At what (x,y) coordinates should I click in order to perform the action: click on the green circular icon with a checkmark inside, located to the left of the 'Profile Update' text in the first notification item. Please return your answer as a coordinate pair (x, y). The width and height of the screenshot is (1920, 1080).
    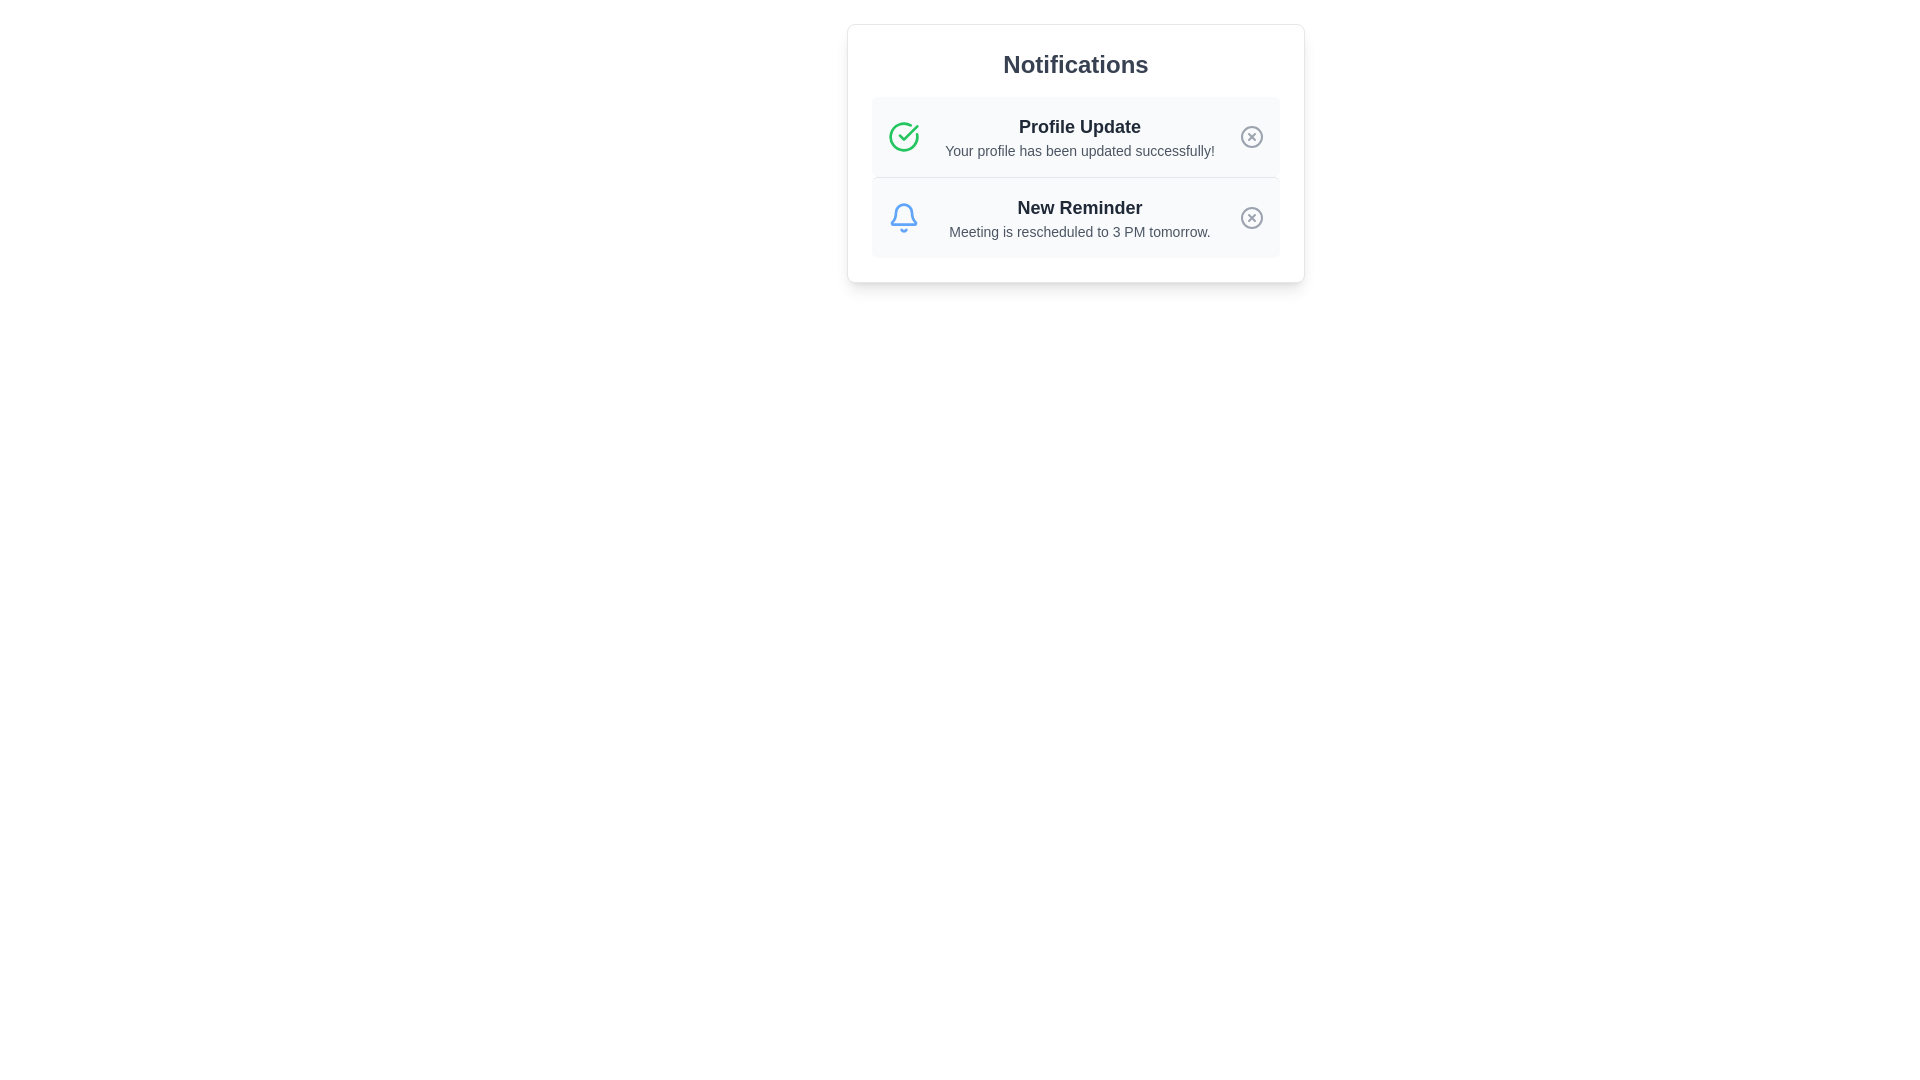
    Looking at the image, I should click on (902, 136).